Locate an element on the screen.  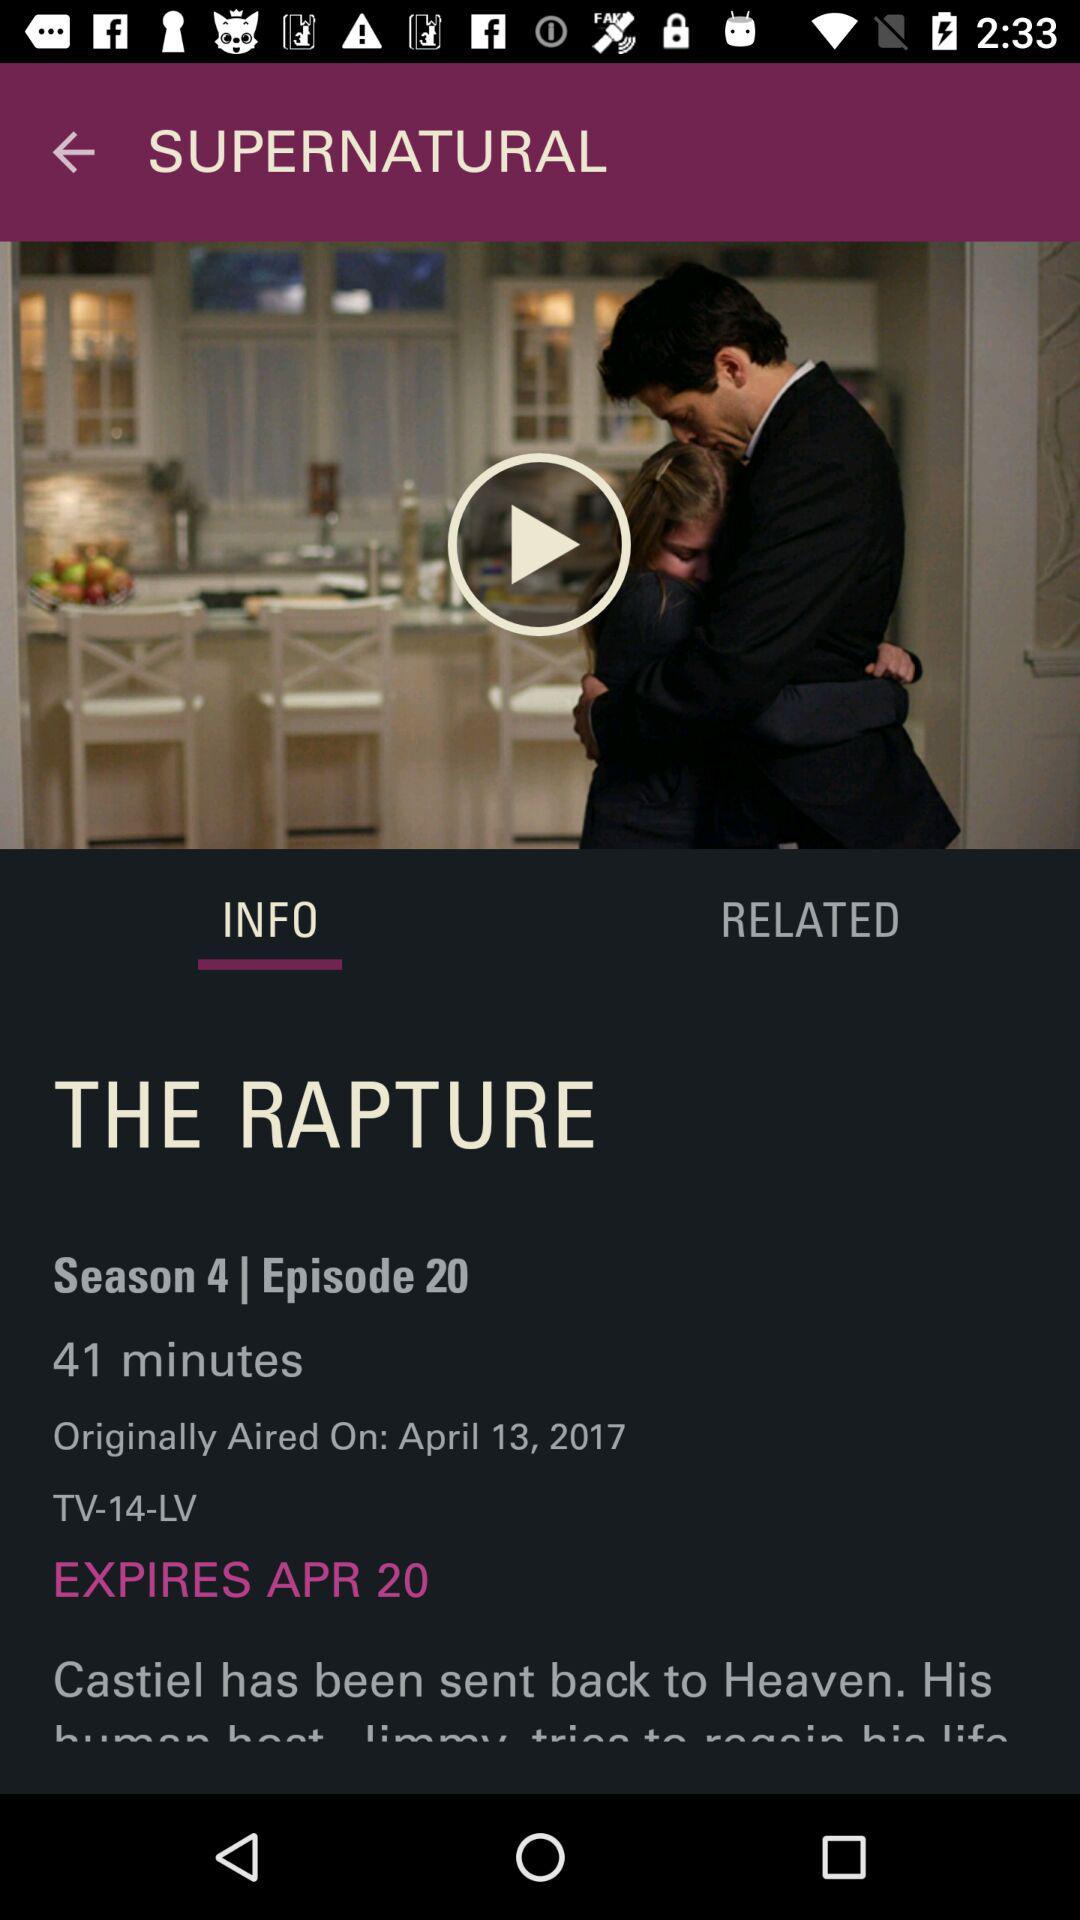
item below the season 4 episode item is located at coordinates (177, 1359).